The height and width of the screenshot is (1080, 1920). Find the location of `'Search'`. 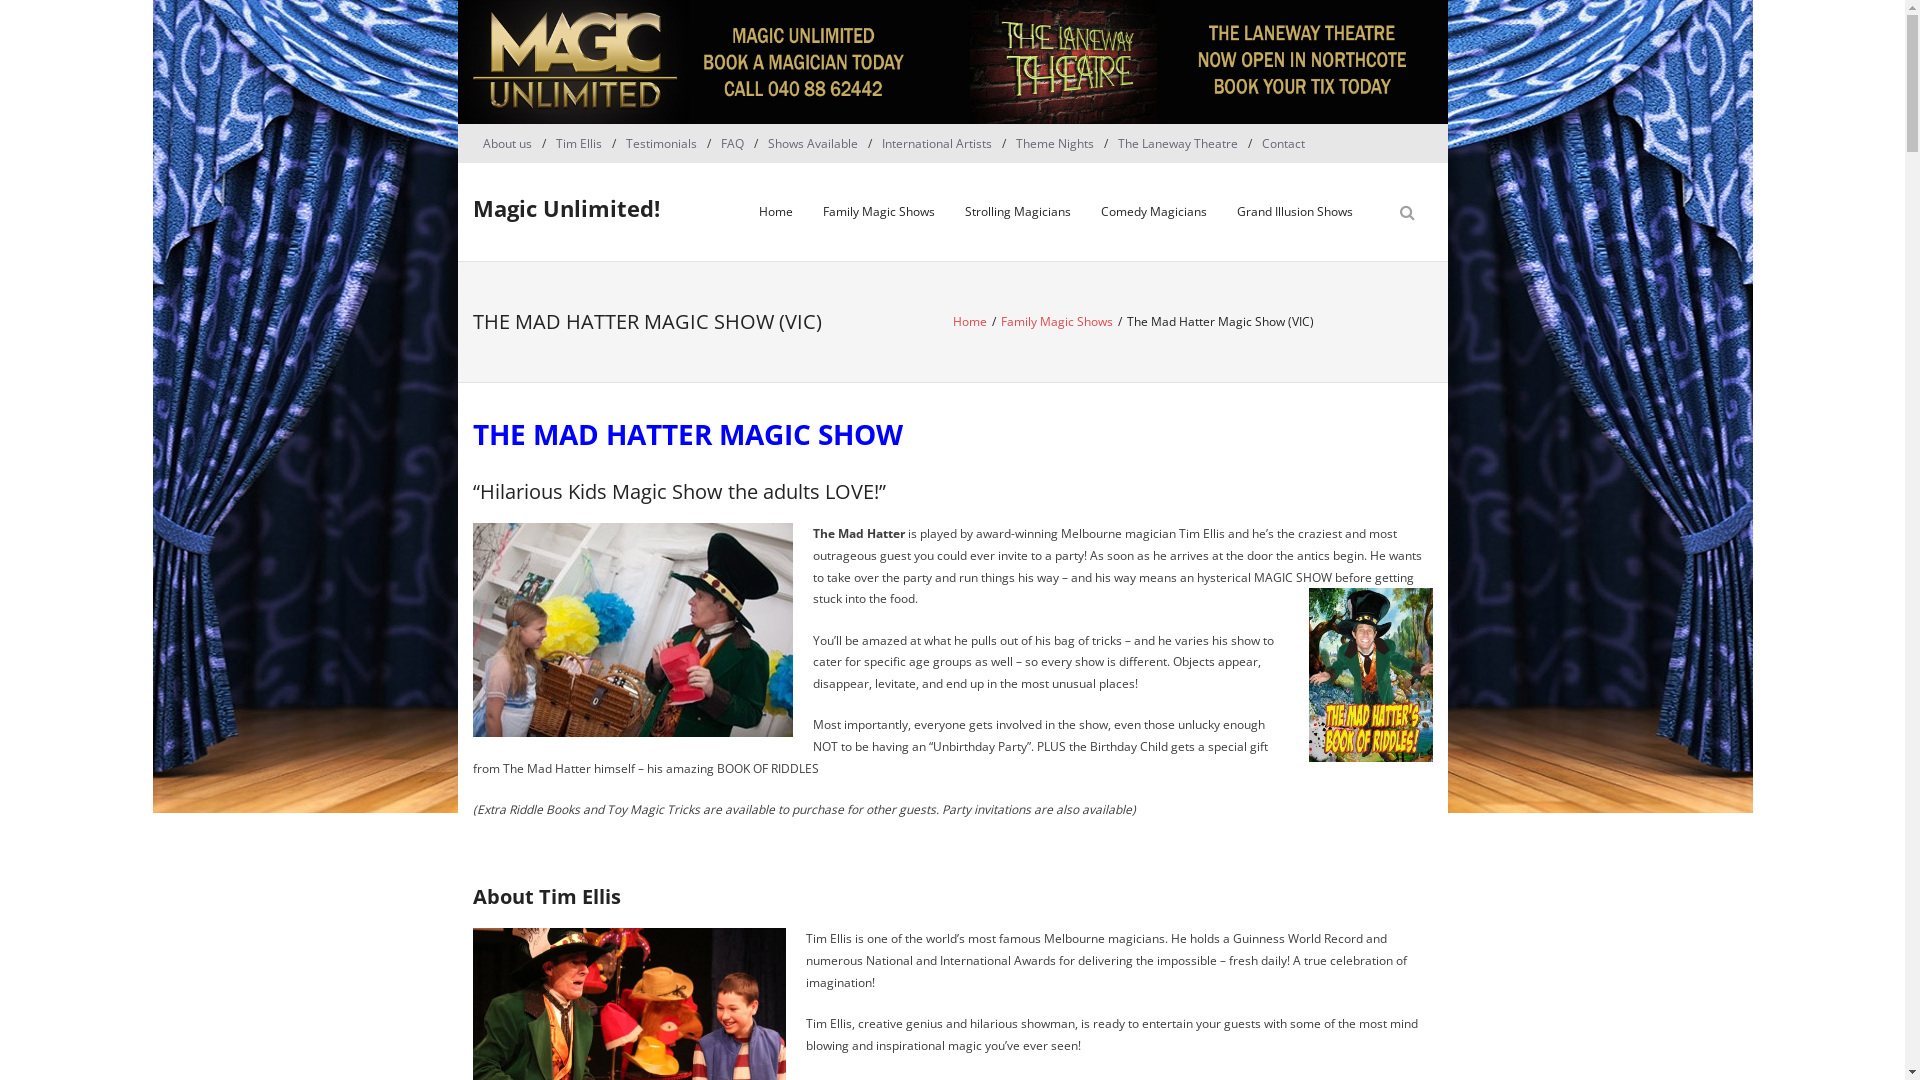

'Search' is located at coordinates (34, 16).